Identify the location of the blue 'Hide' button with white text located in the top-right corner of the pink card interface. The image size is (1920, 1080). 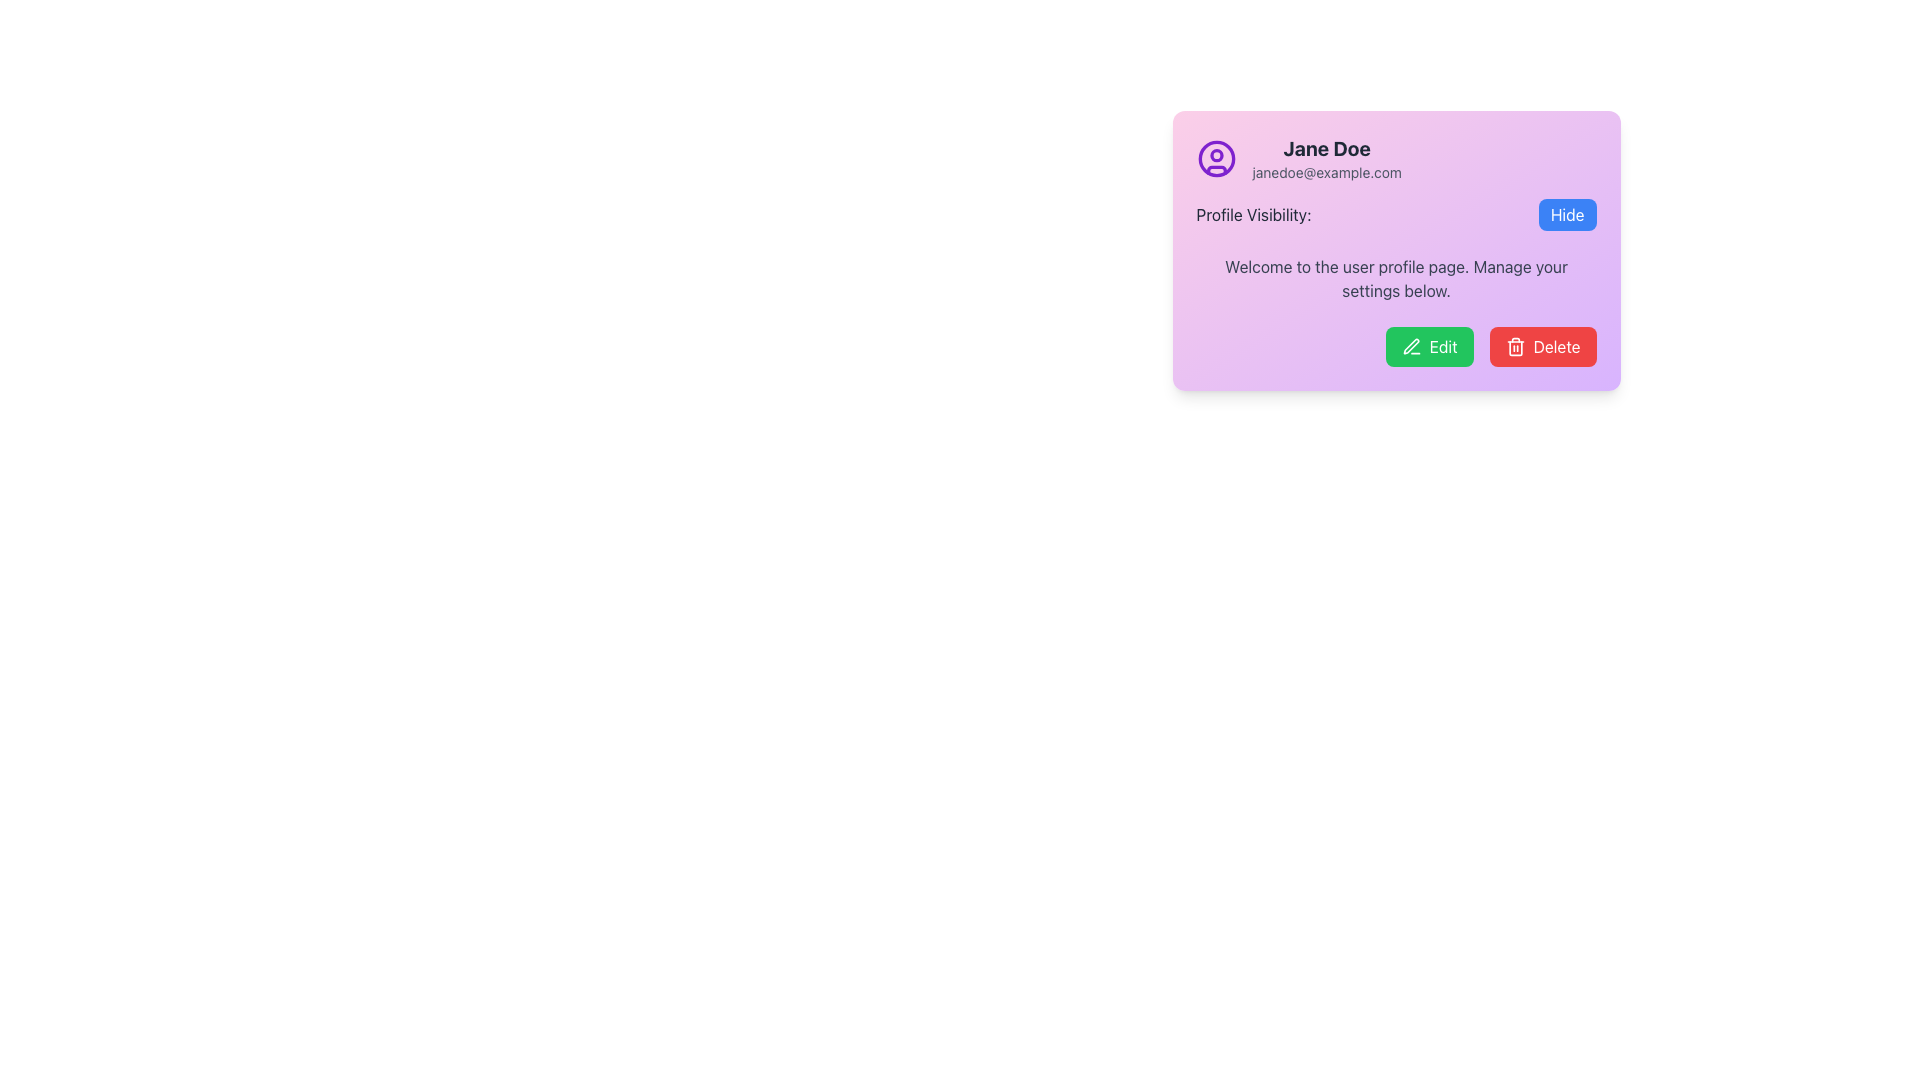
(1566, 215).